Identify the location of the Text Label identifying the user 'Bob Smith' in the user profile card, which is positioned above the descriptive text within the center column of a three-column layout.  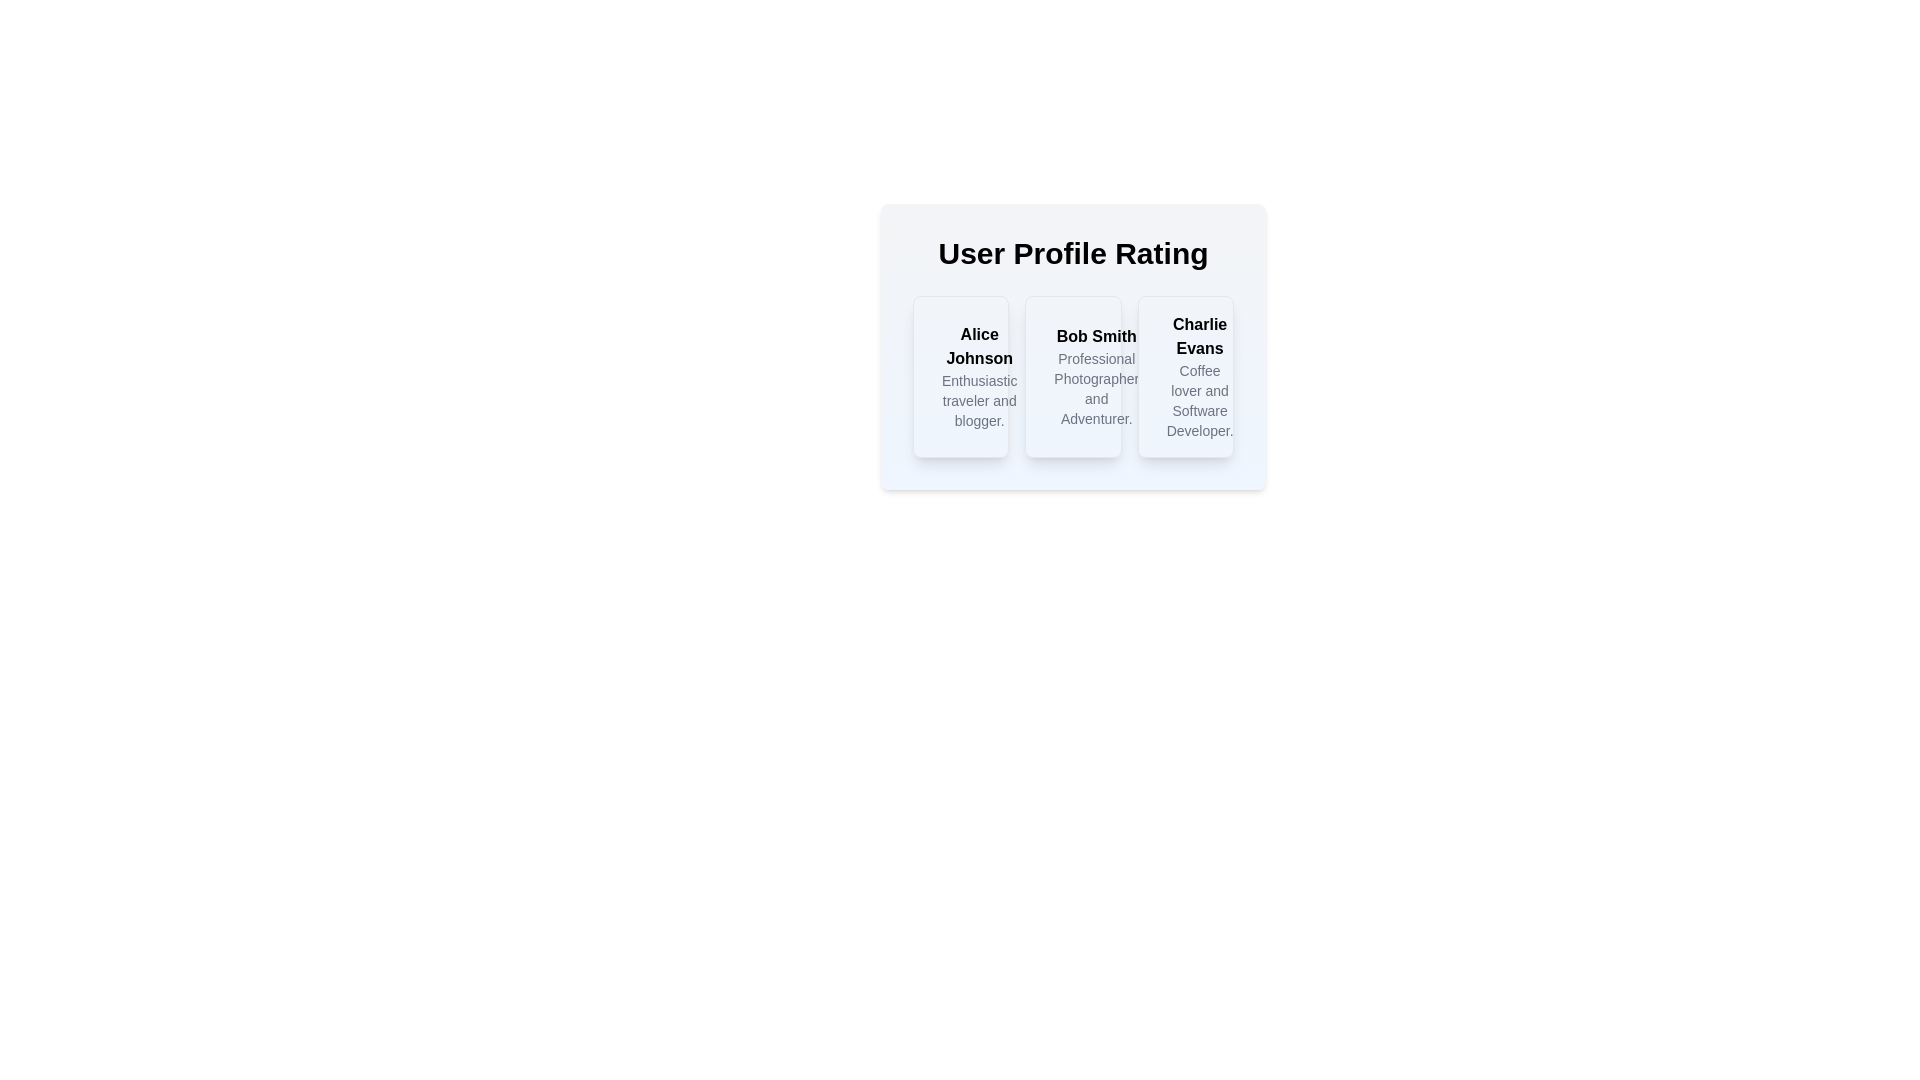
(1095, 335).